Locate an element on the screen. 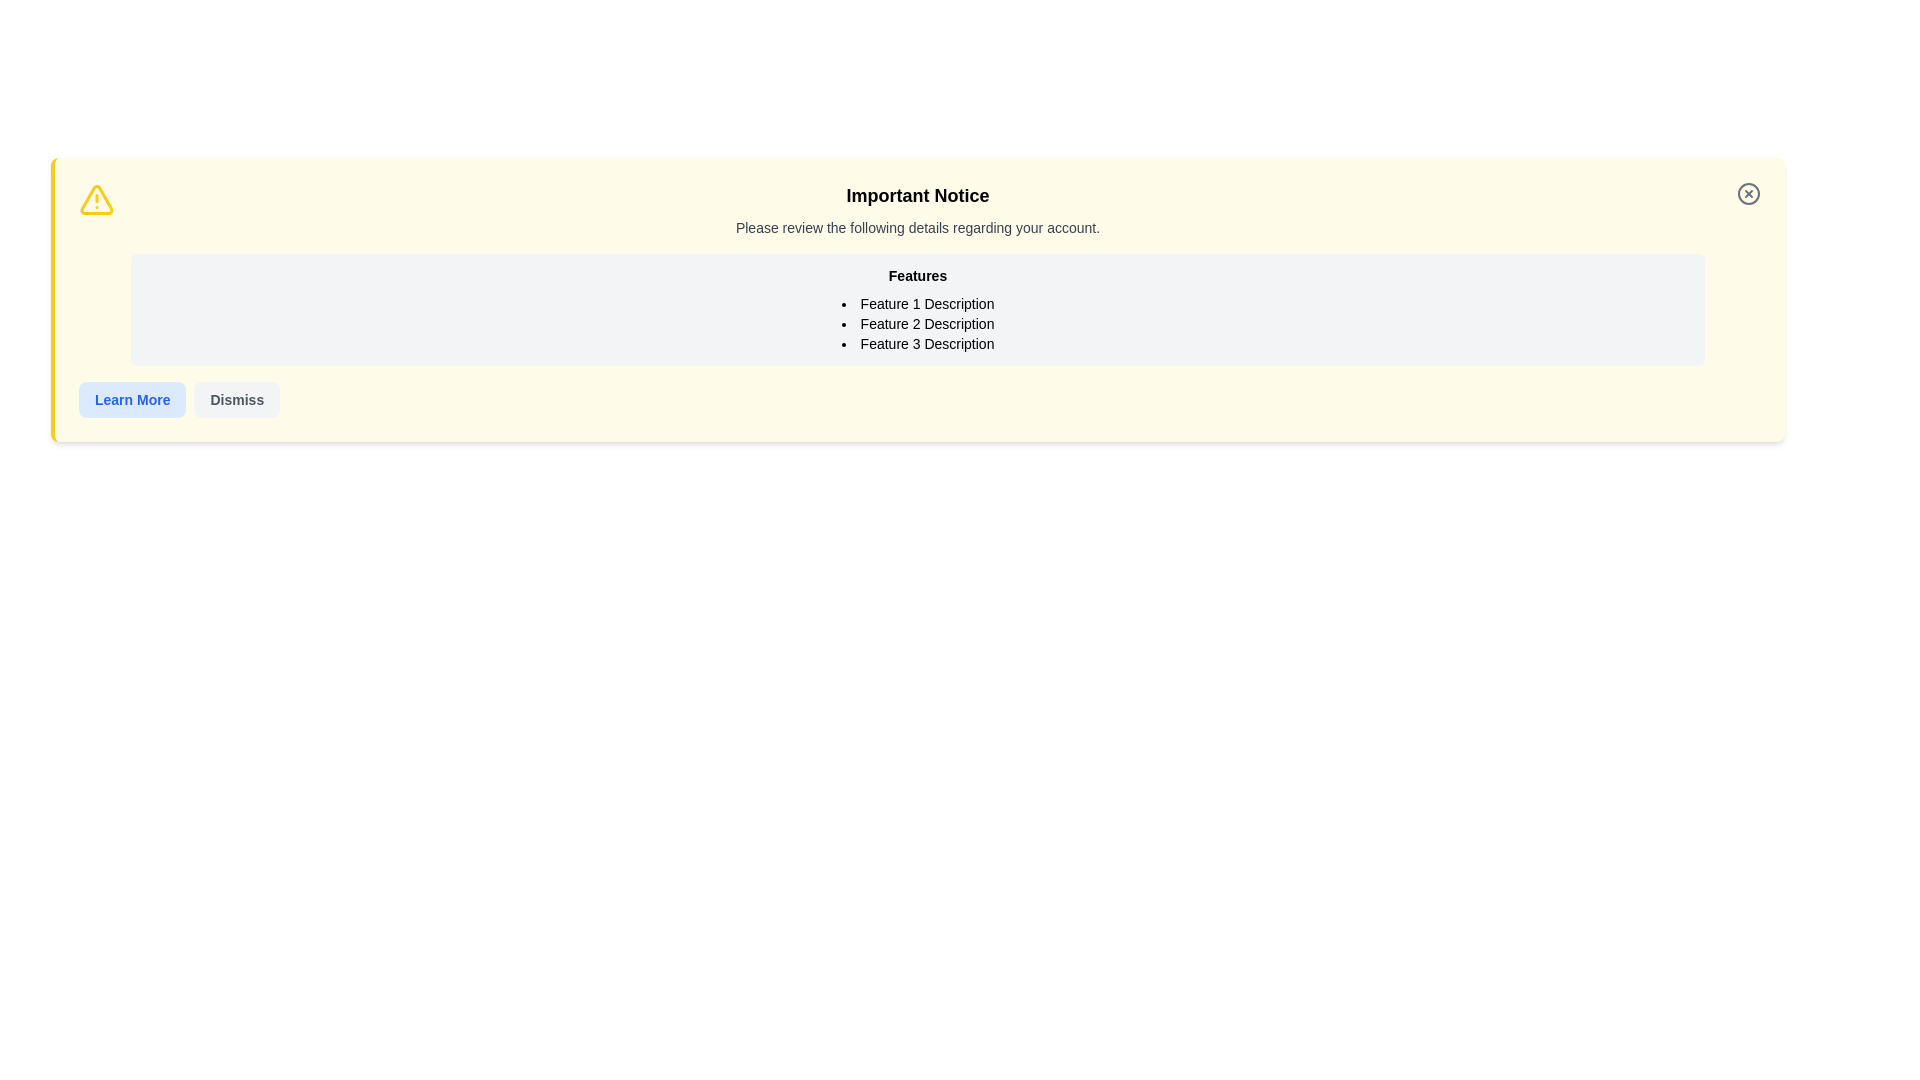 The height and width of the screenshot is (1080, 1920). the second item in the bulleted list under the heading 'Features', which serves as a descriptive text entry about a specific feature is located at coordinates (916, 323).